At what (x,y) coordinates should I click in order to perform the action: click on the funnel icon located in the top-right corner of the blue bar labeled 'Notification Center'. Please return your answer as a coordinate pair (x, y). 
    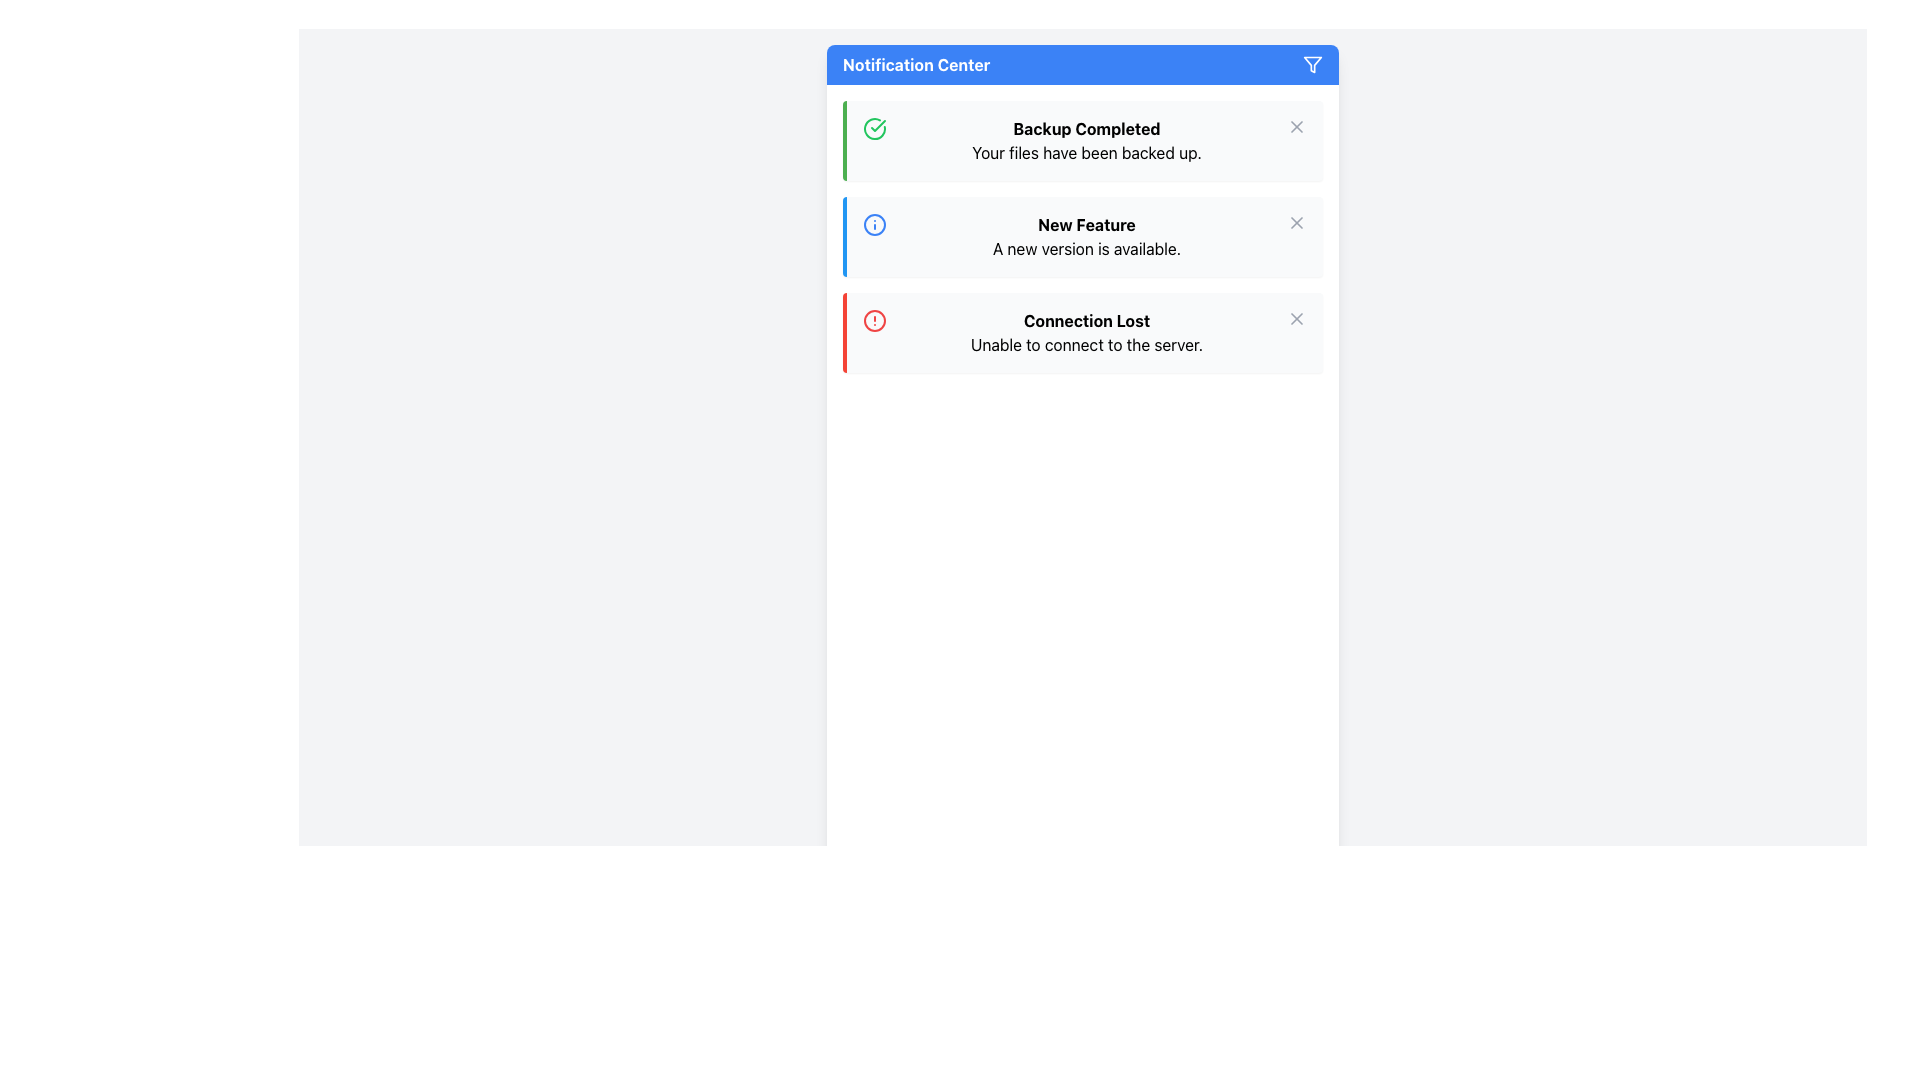
    Looking at the image, I should click on (1313, 64).